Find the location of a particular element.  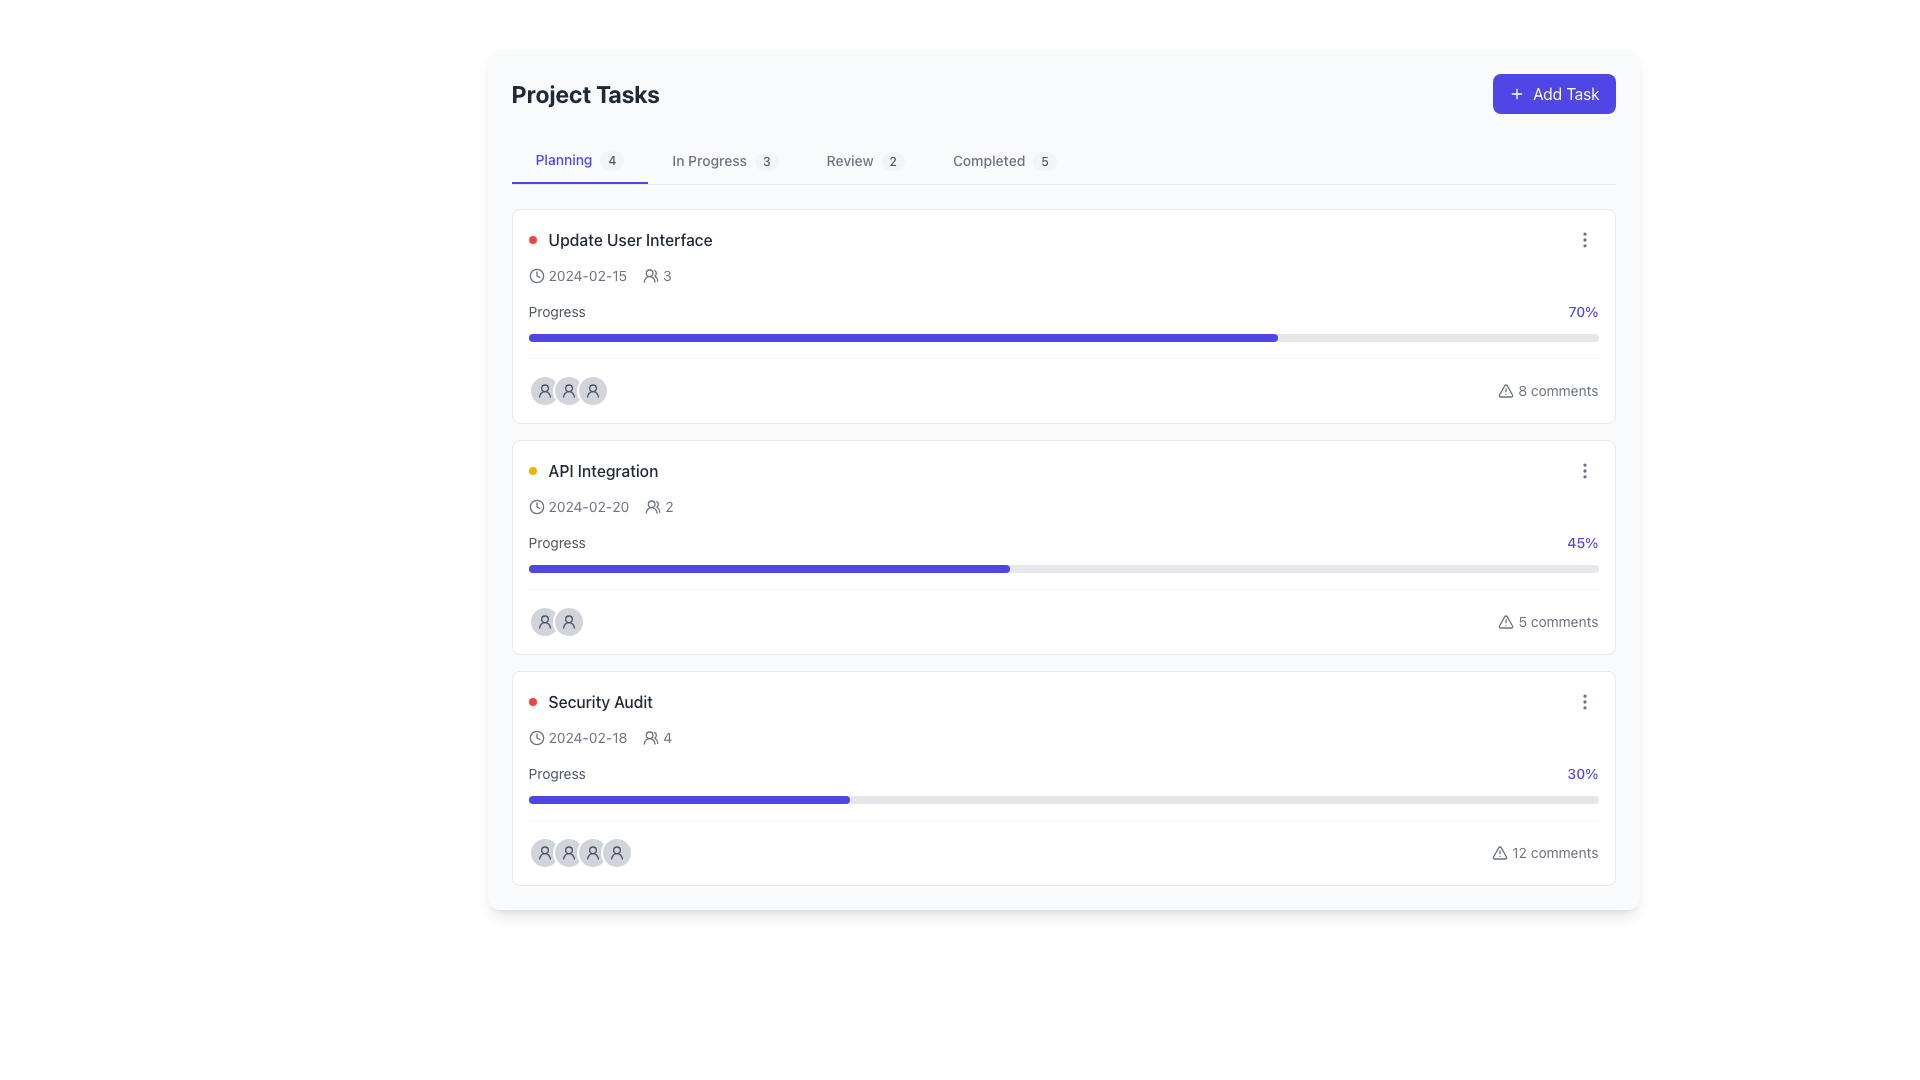

the vertical ellipsis button with three small dots in the top-right corner of the 'API Integration' section is located at coordinates (1583, 470).